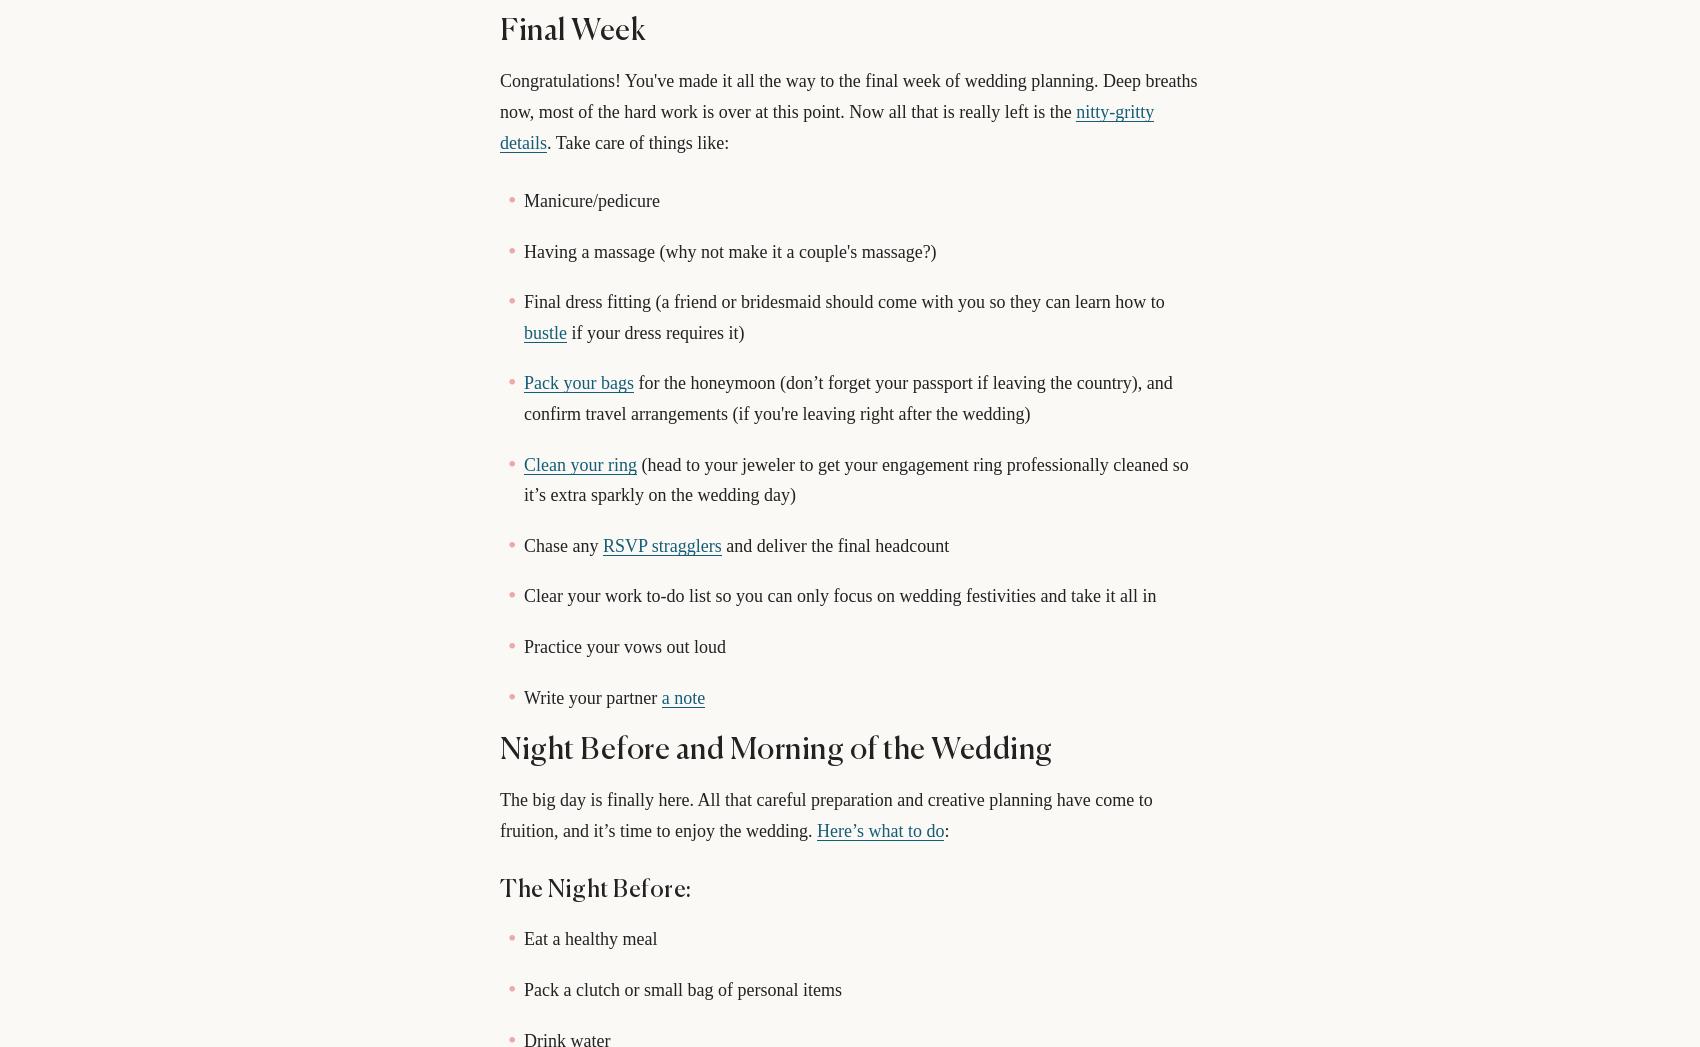  Describe the element at coordinates (843, 300) in the screenshot. I see `'Final dress fitting (a friend or bridesmaid should come with you so they can learn how to'` at that location.